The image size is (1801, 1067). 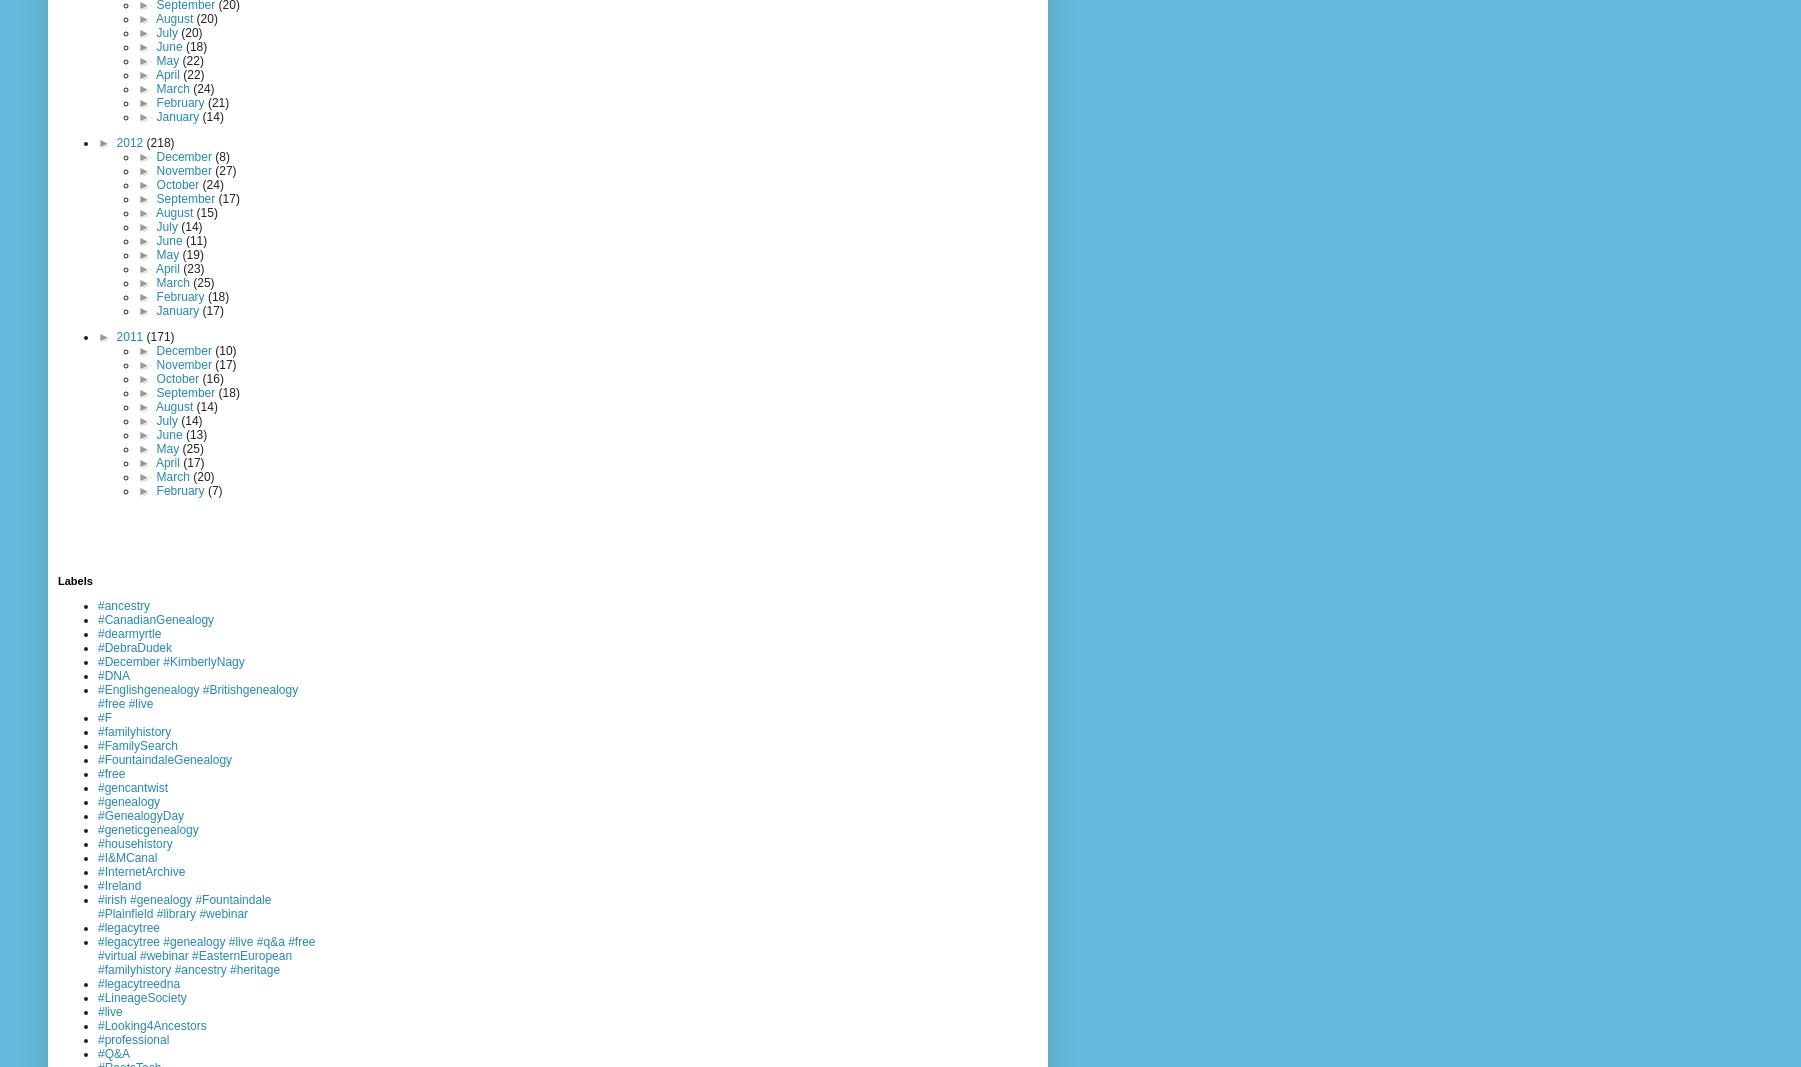 What do you see at coordinates (221, 154) in the screenshot?
I see `'(8)'` at bounding box center [221, 154].